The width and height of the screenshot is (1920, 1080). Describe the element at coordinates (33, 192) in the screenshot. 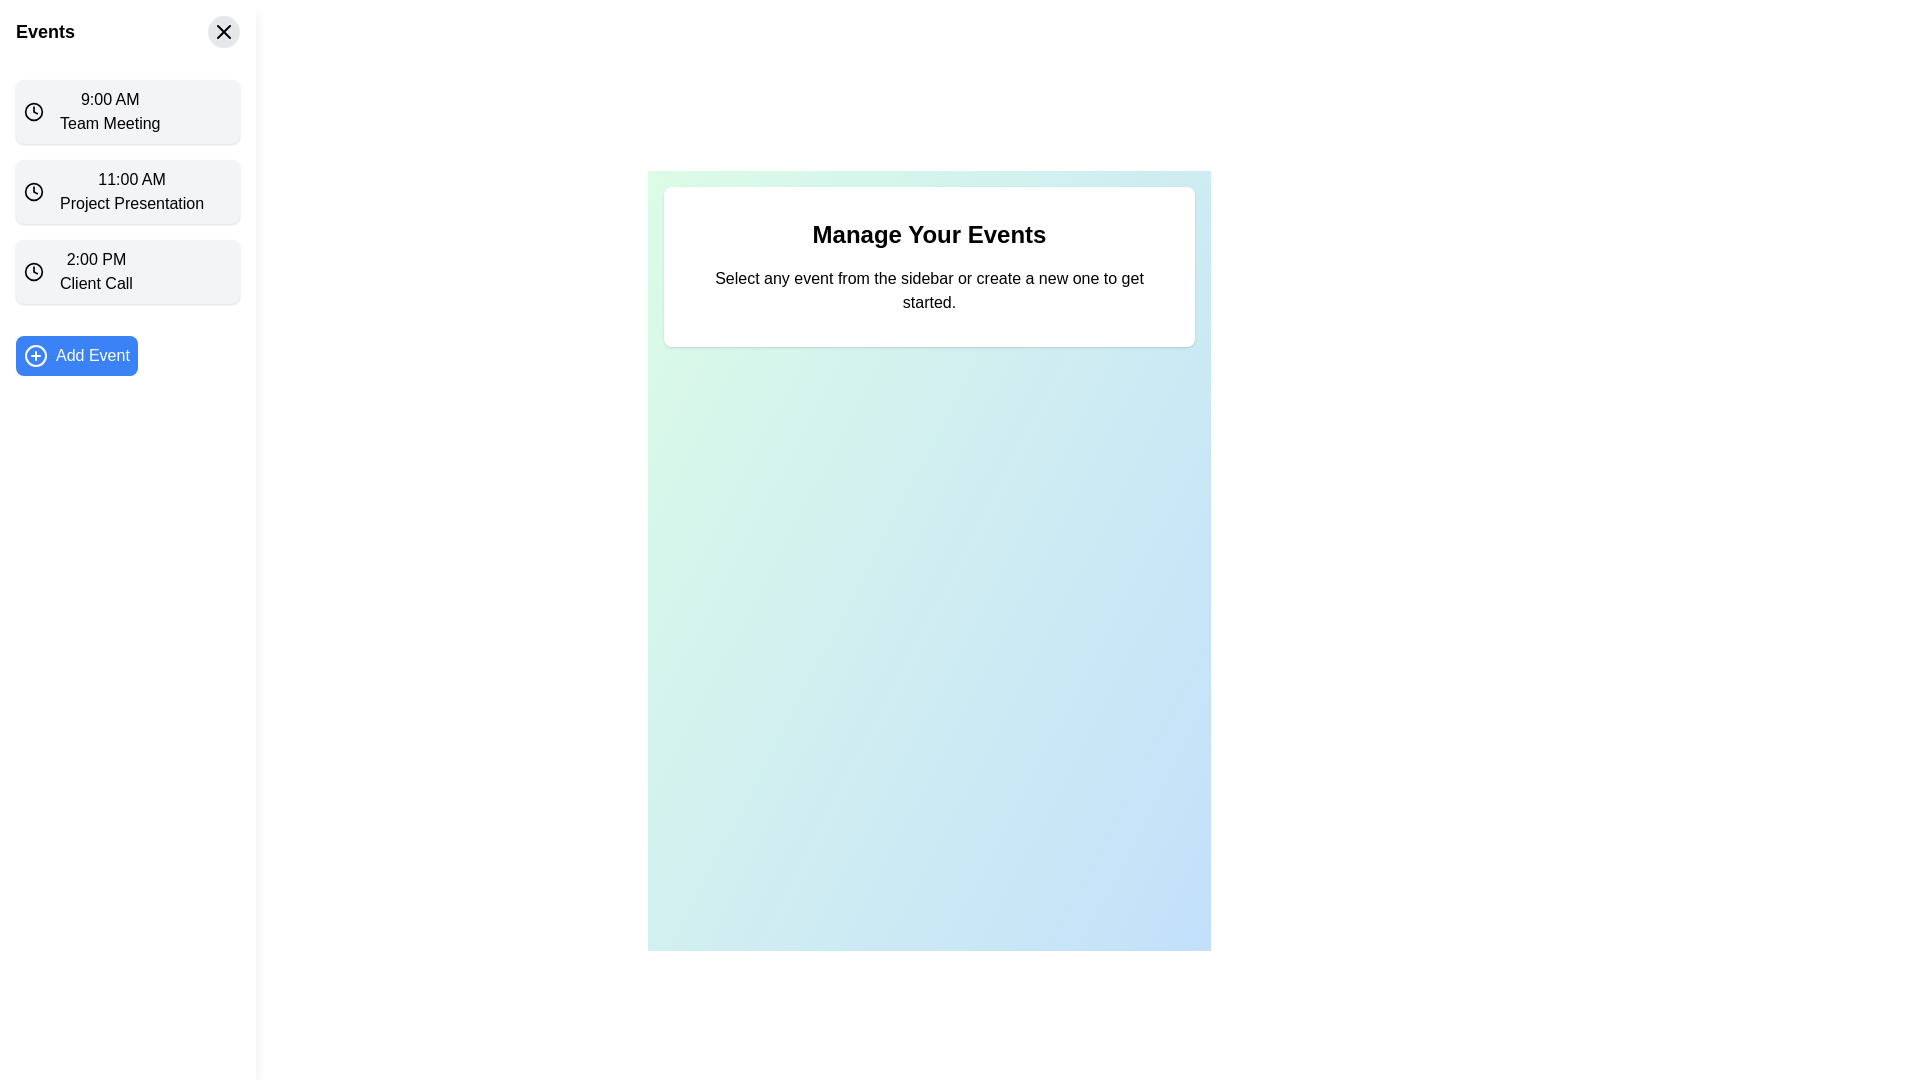

I see `the time icon indicating '11:00 AM Project Presentation' located at the top-left corner of the sidebar, adjacent to the '11:00 AM' text` at that location.